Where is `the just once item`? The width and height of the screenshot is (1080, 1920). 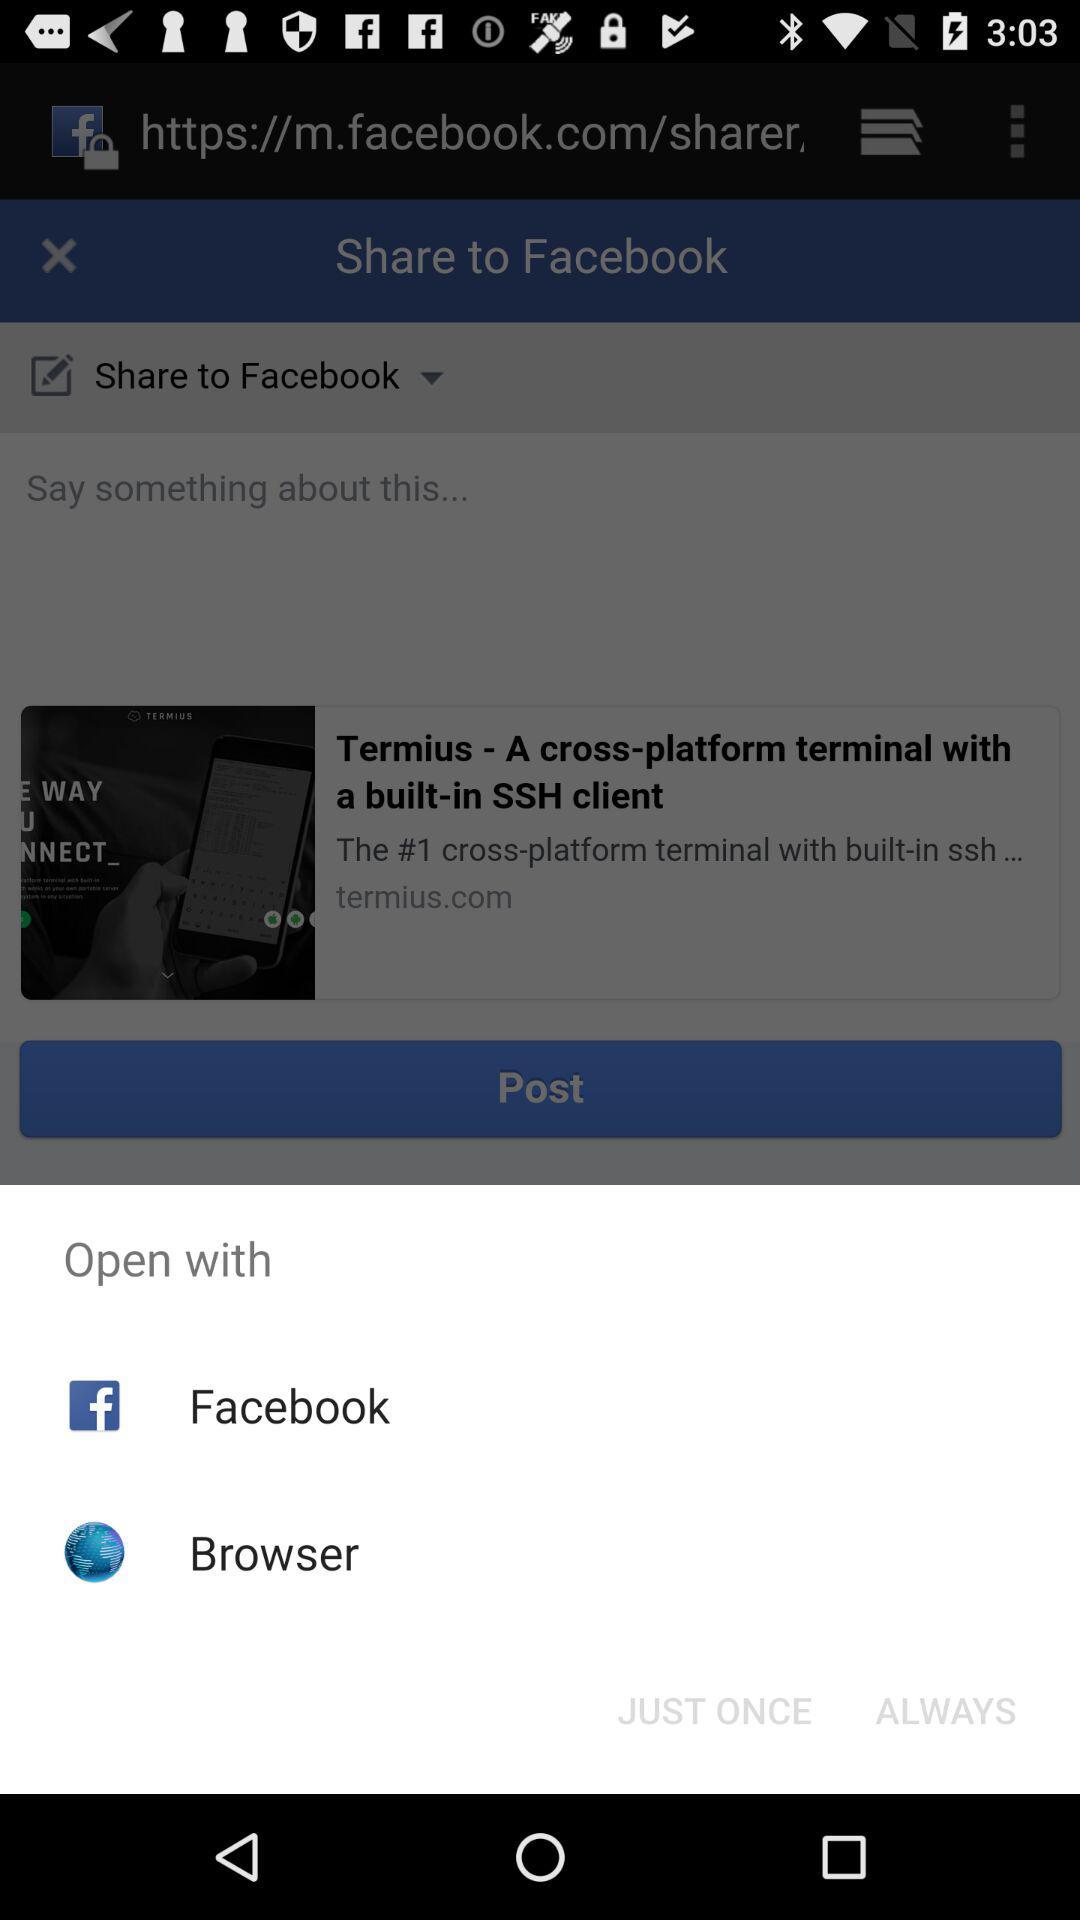
the just once item is located at coordinates (713, 1708).